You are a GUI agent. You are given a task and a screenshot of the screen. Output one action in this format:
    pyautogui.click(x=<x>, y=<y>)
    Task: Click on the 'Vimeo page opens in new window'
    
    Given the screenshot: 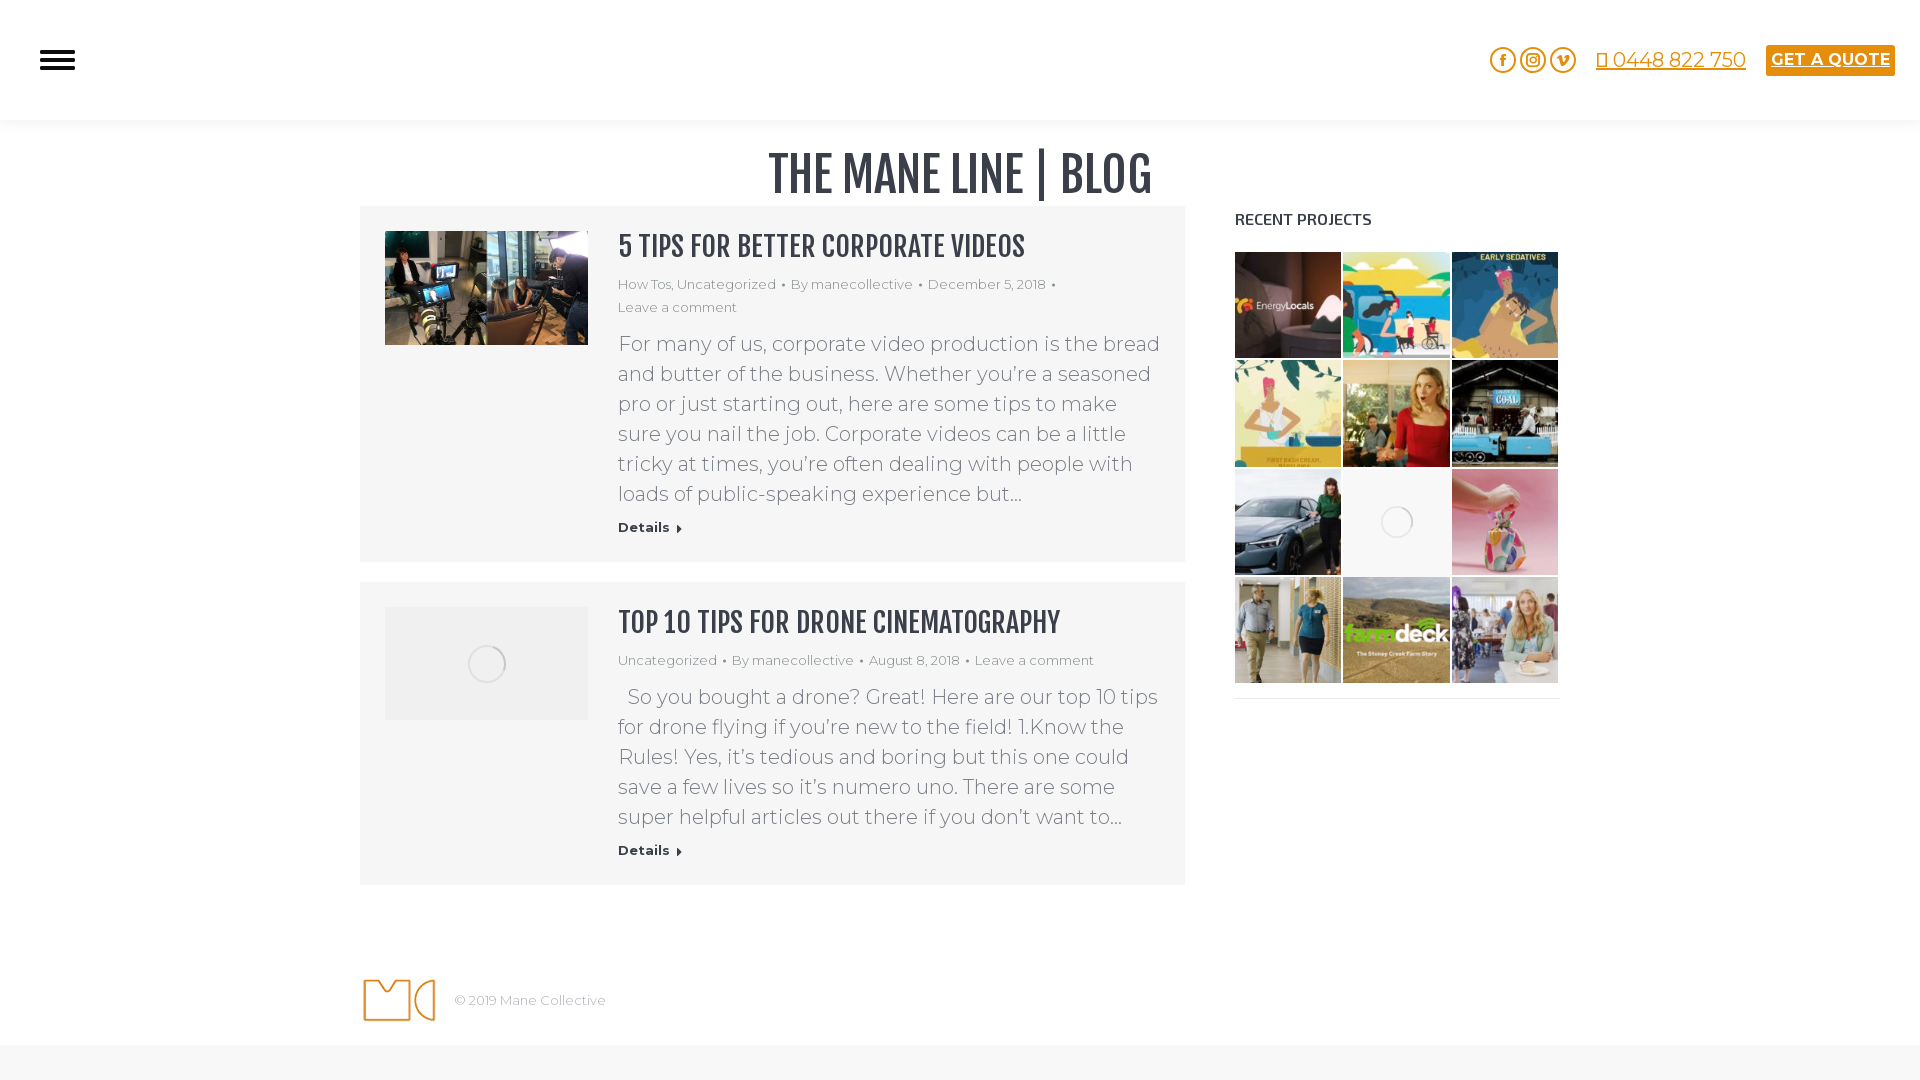 What is the action you would take?
    pyautogui.click(x=1562, y=59)
    